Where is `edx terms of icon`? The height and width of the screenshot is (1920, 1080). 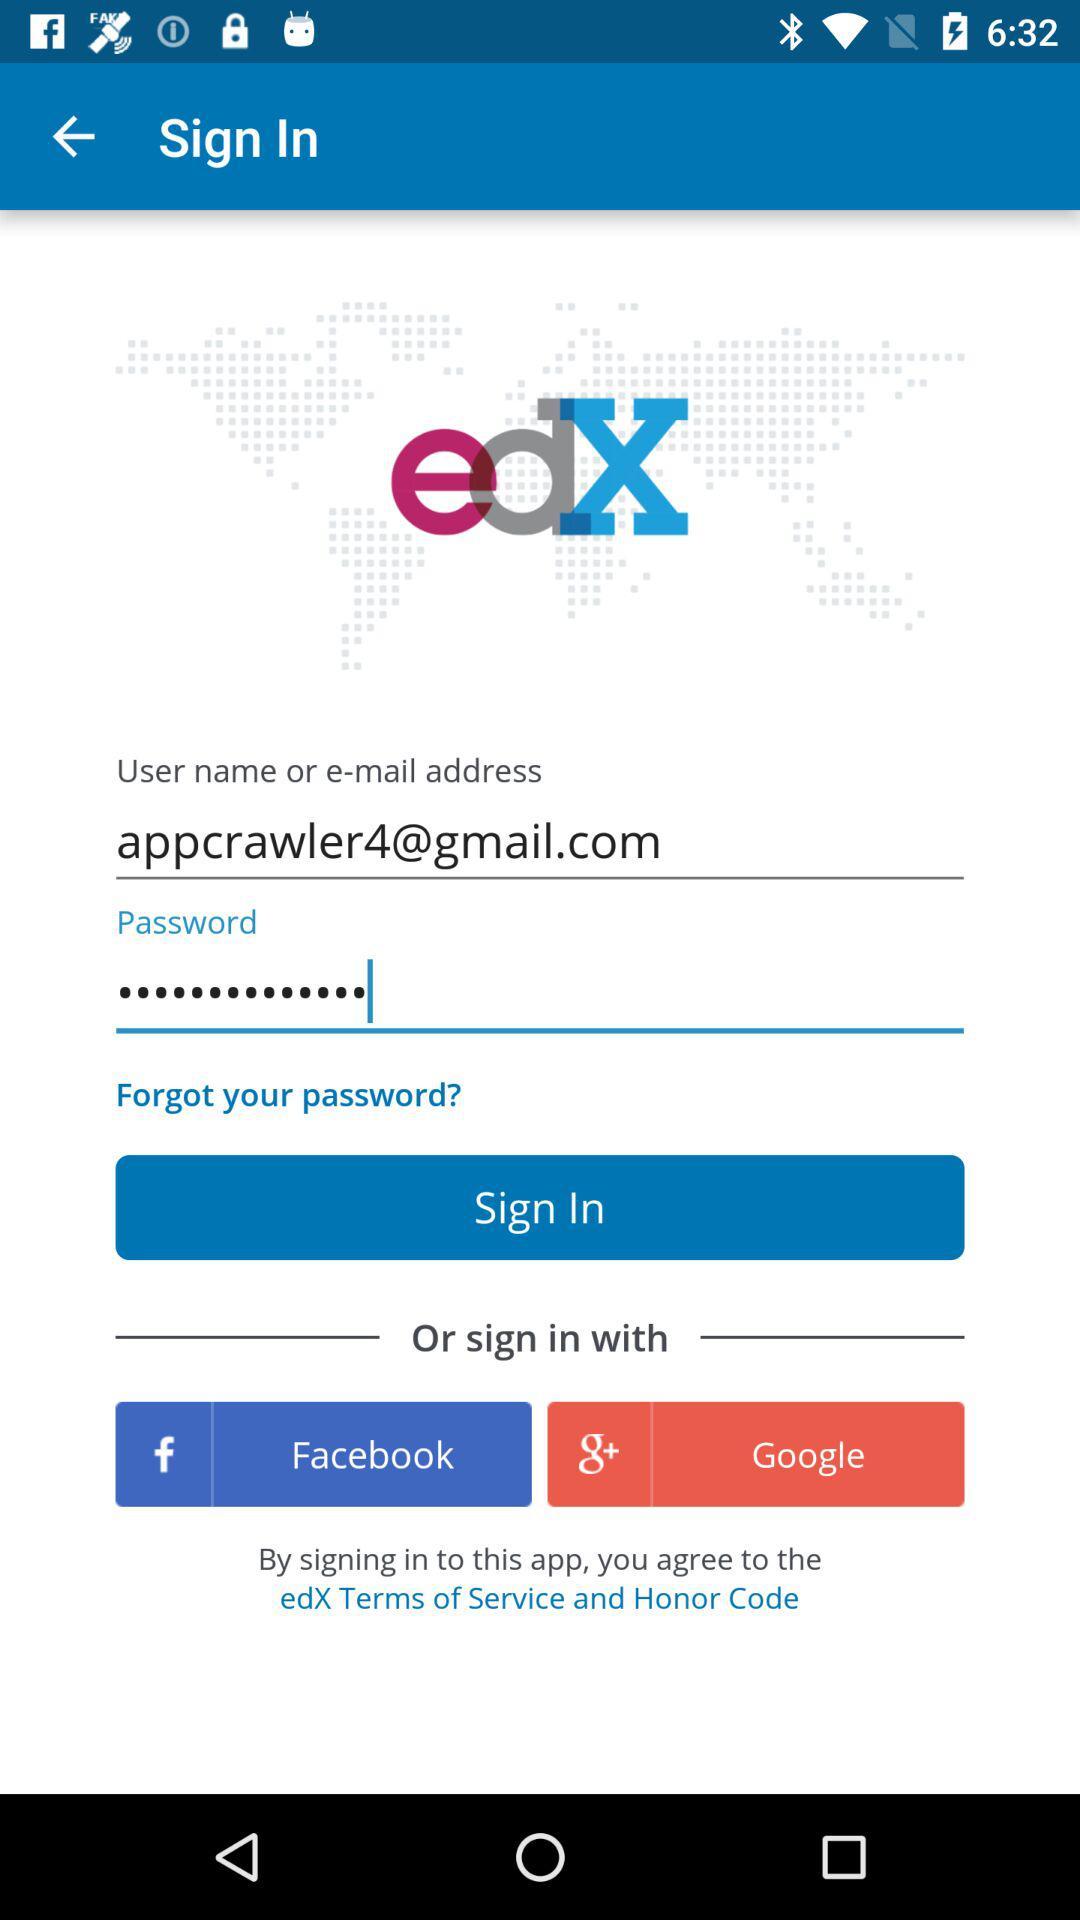
edx terms of icon is located at coordinates (538, 1596).